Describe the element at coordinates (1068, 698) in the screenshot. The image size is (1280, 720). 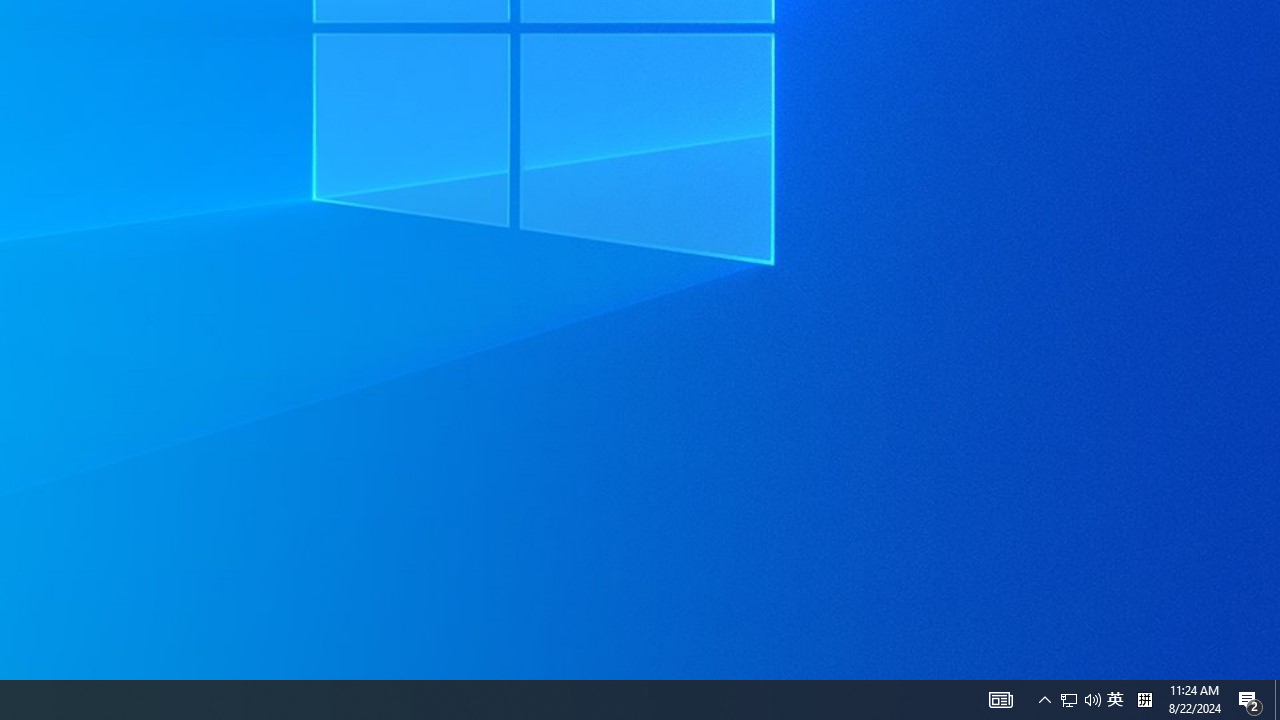
I see `'Q2790: 100%'` at that location.